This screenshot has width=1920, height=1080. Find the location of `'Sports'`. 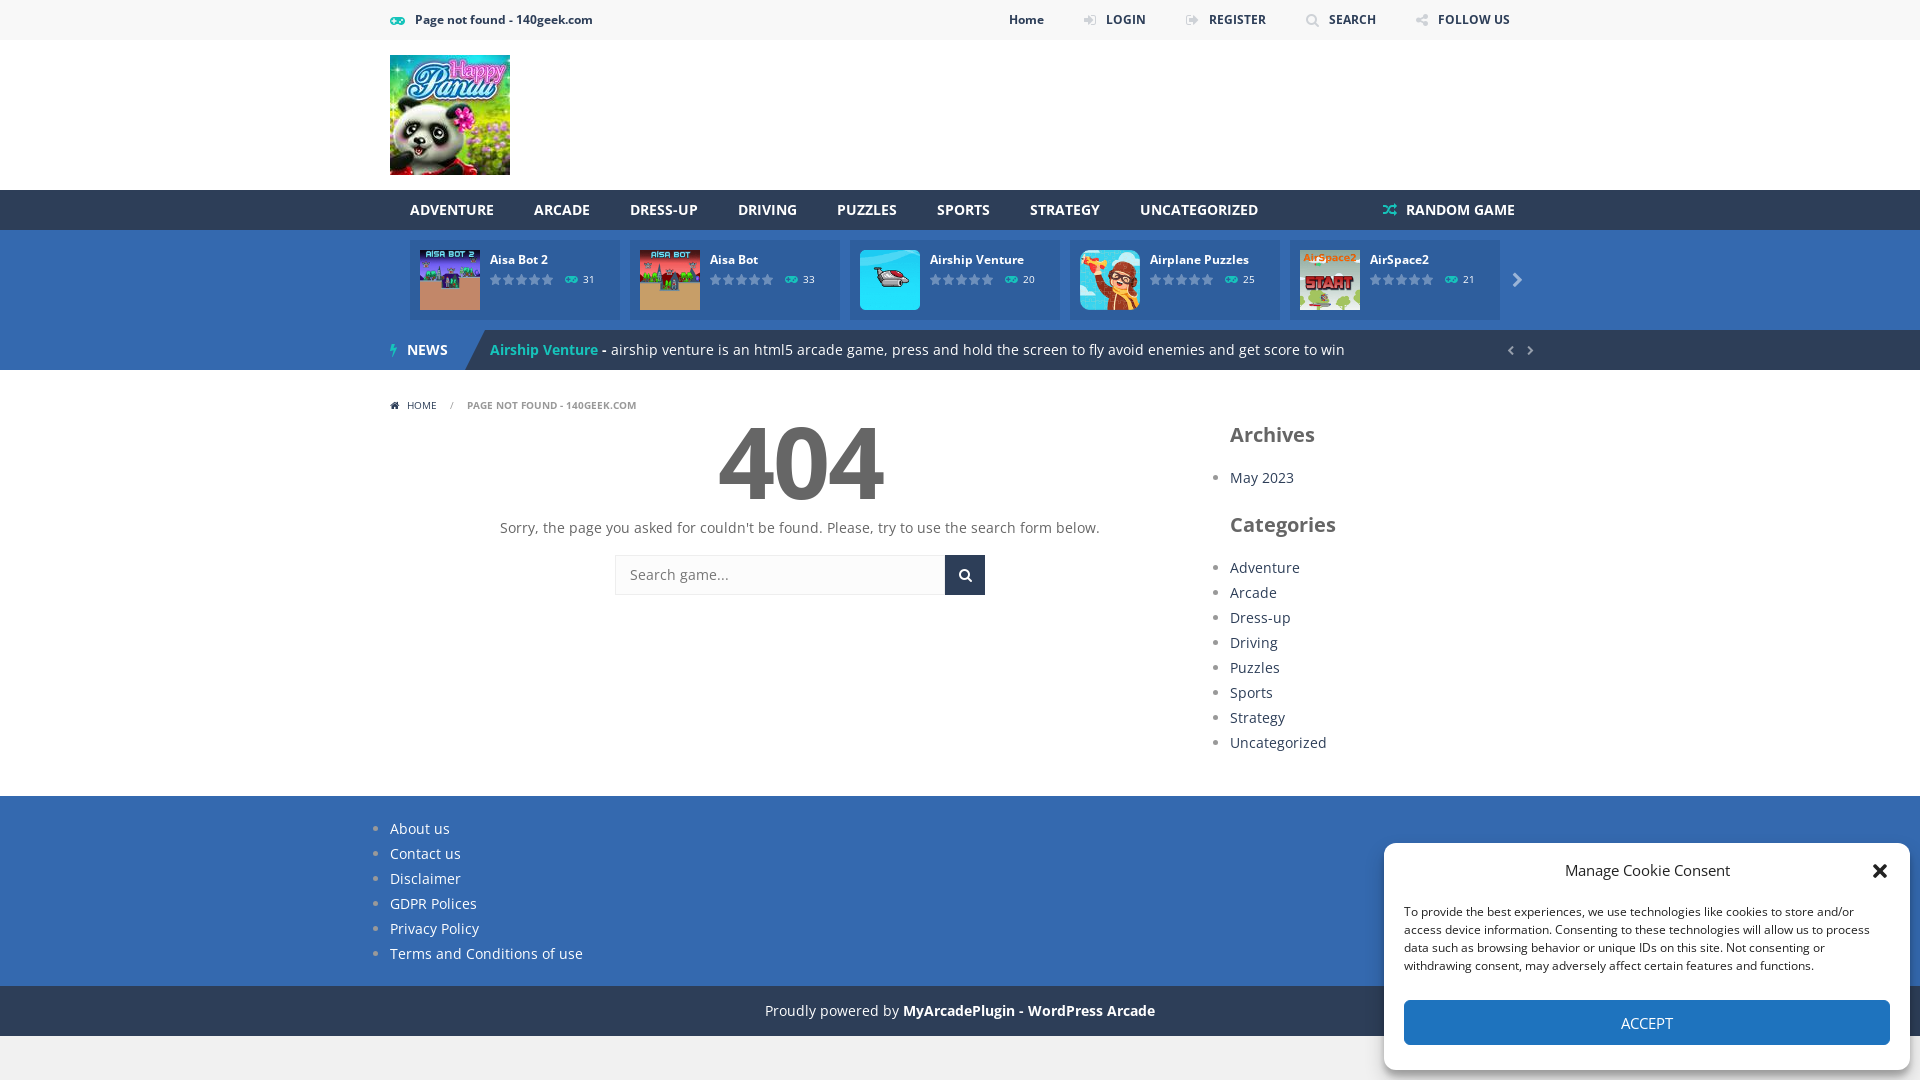

'Sports' is located at coordinates (1250, 691).